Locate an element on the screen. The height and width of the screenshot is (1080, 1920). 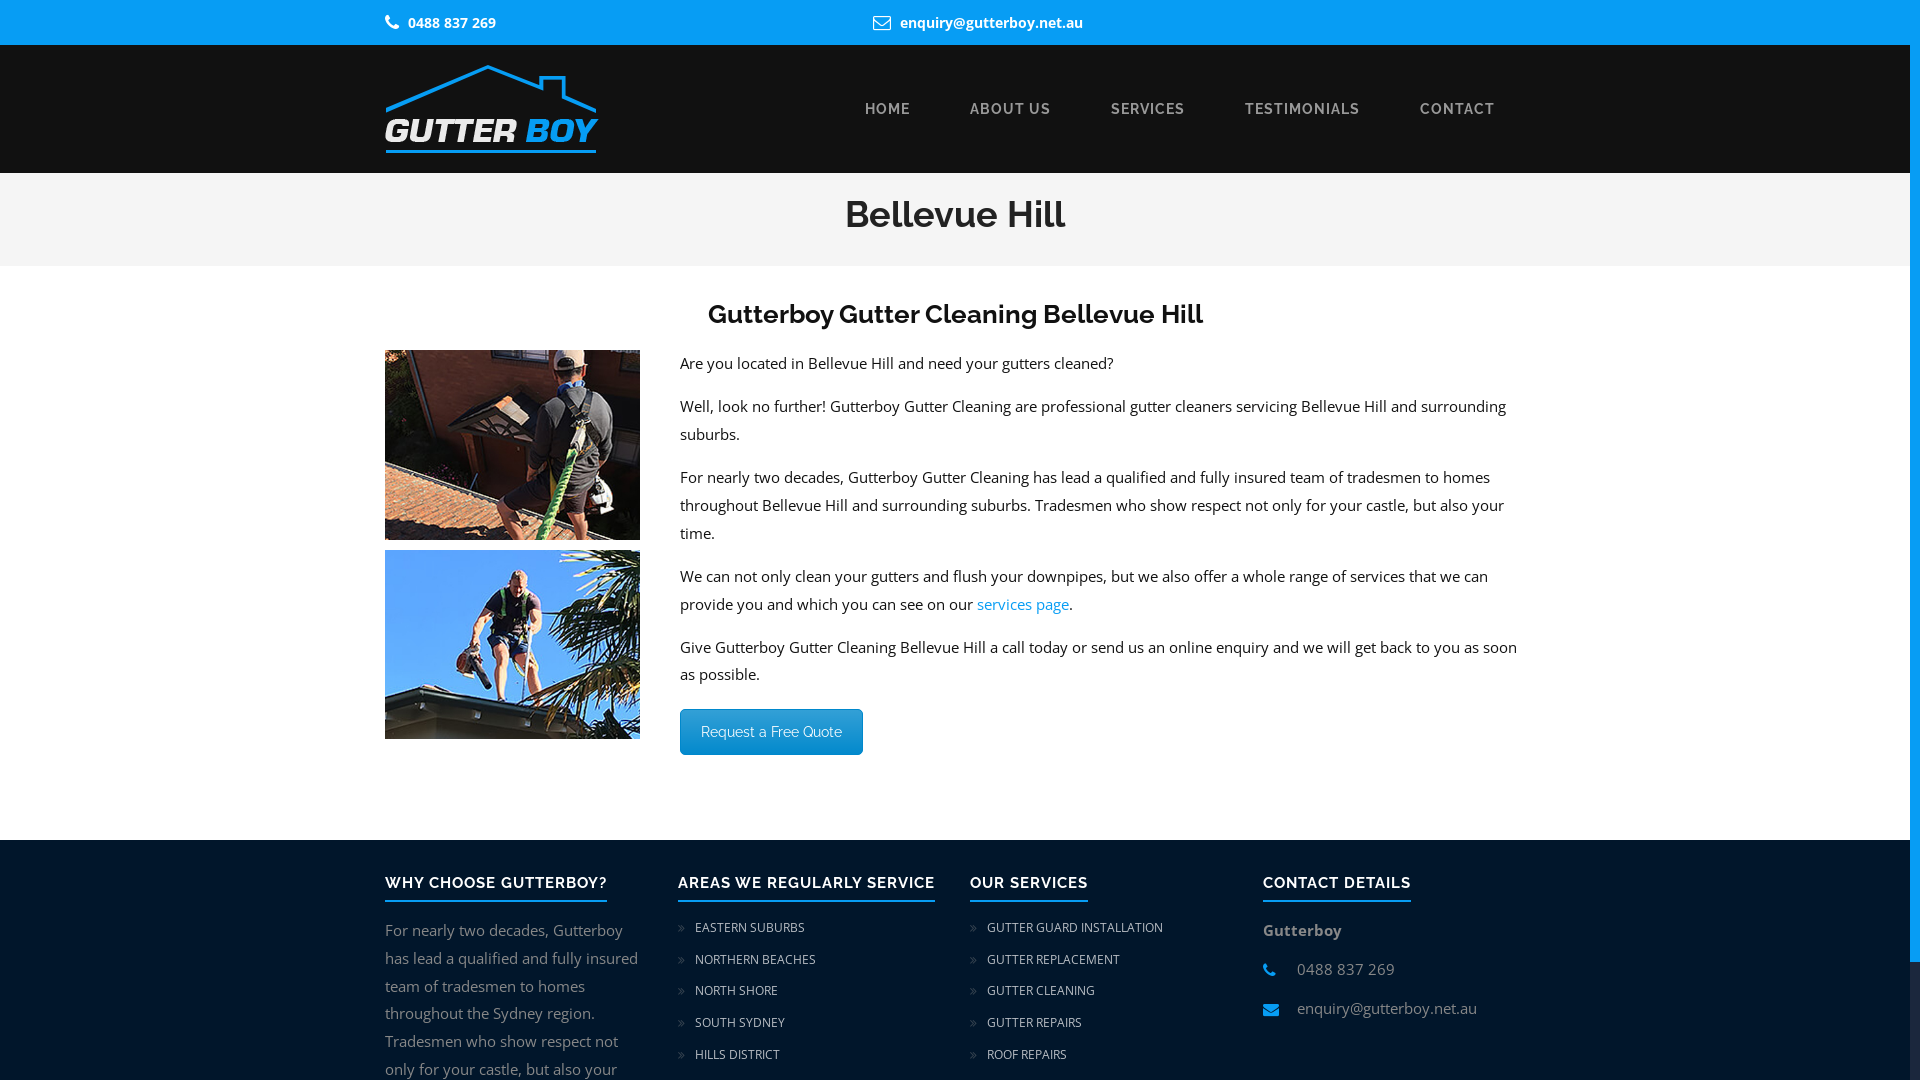
'SOUTH SYDNEY' is located at coordinates (738, 1022).